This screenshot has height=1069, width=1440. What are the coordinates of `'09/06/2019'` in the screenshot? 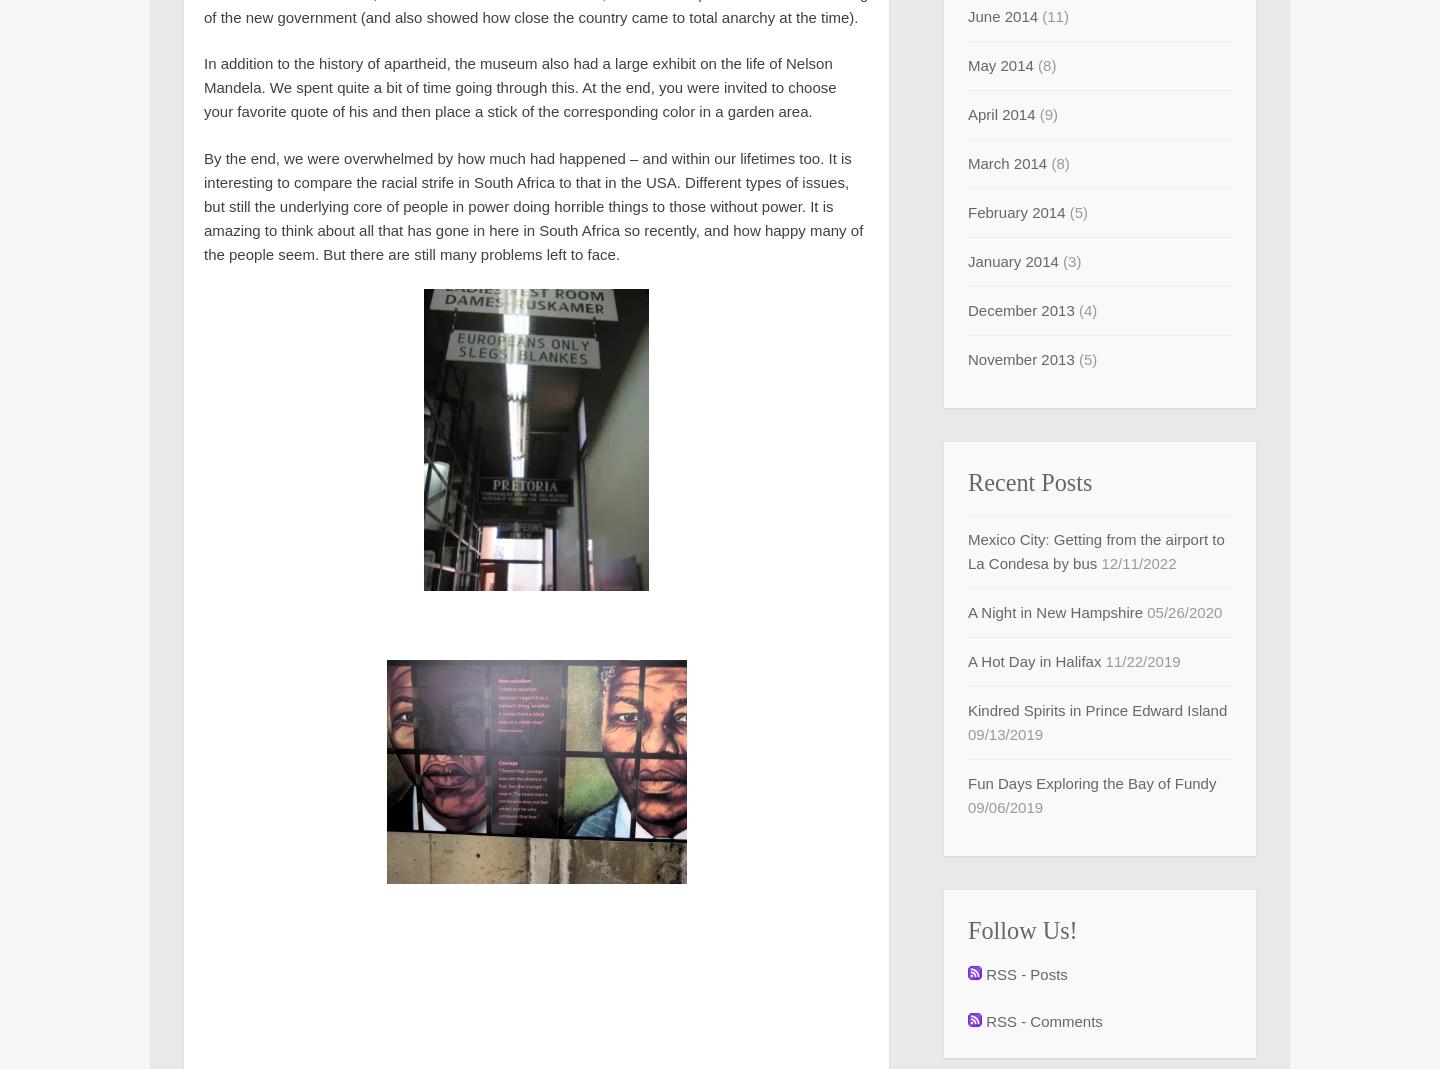 It's located at (966, 807).